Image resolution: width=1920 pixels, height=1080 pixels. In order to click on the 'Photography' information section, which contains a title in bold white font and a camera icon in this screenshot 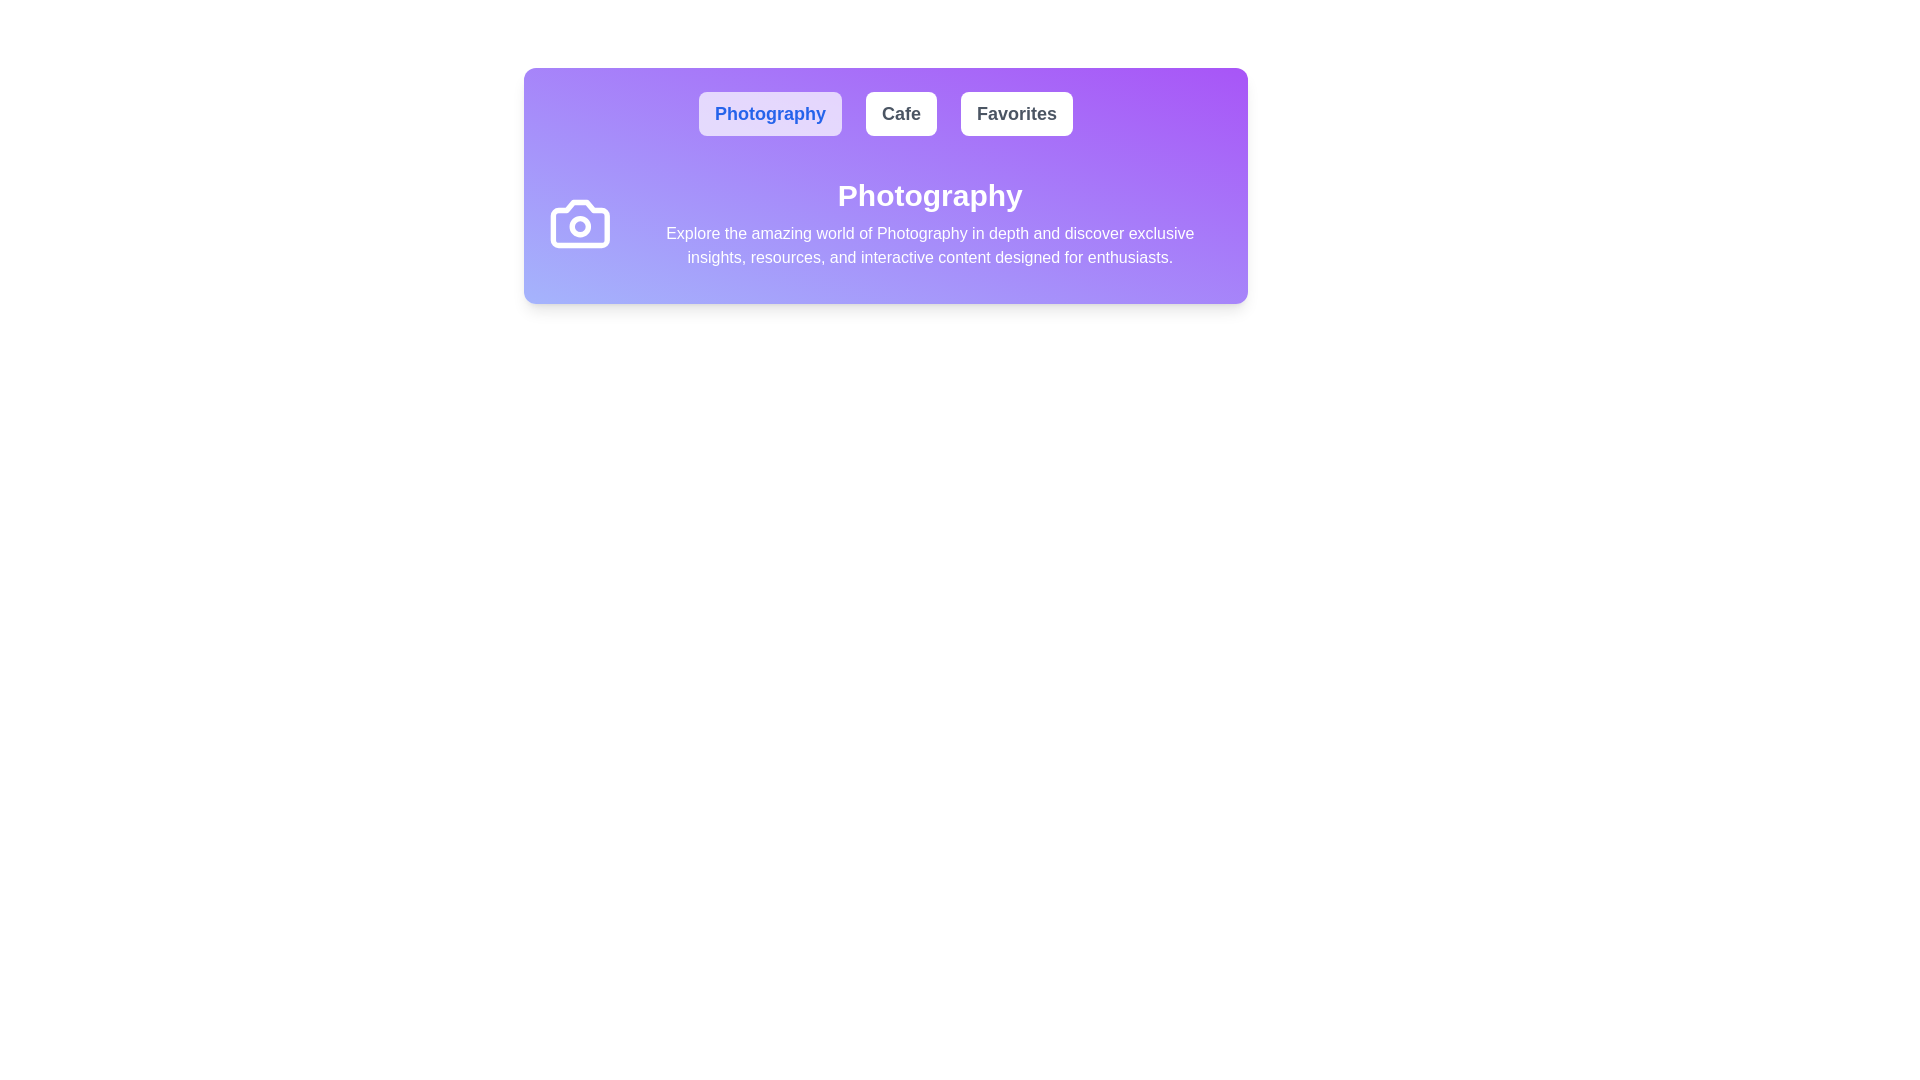, I will do `click(885, 223)`.